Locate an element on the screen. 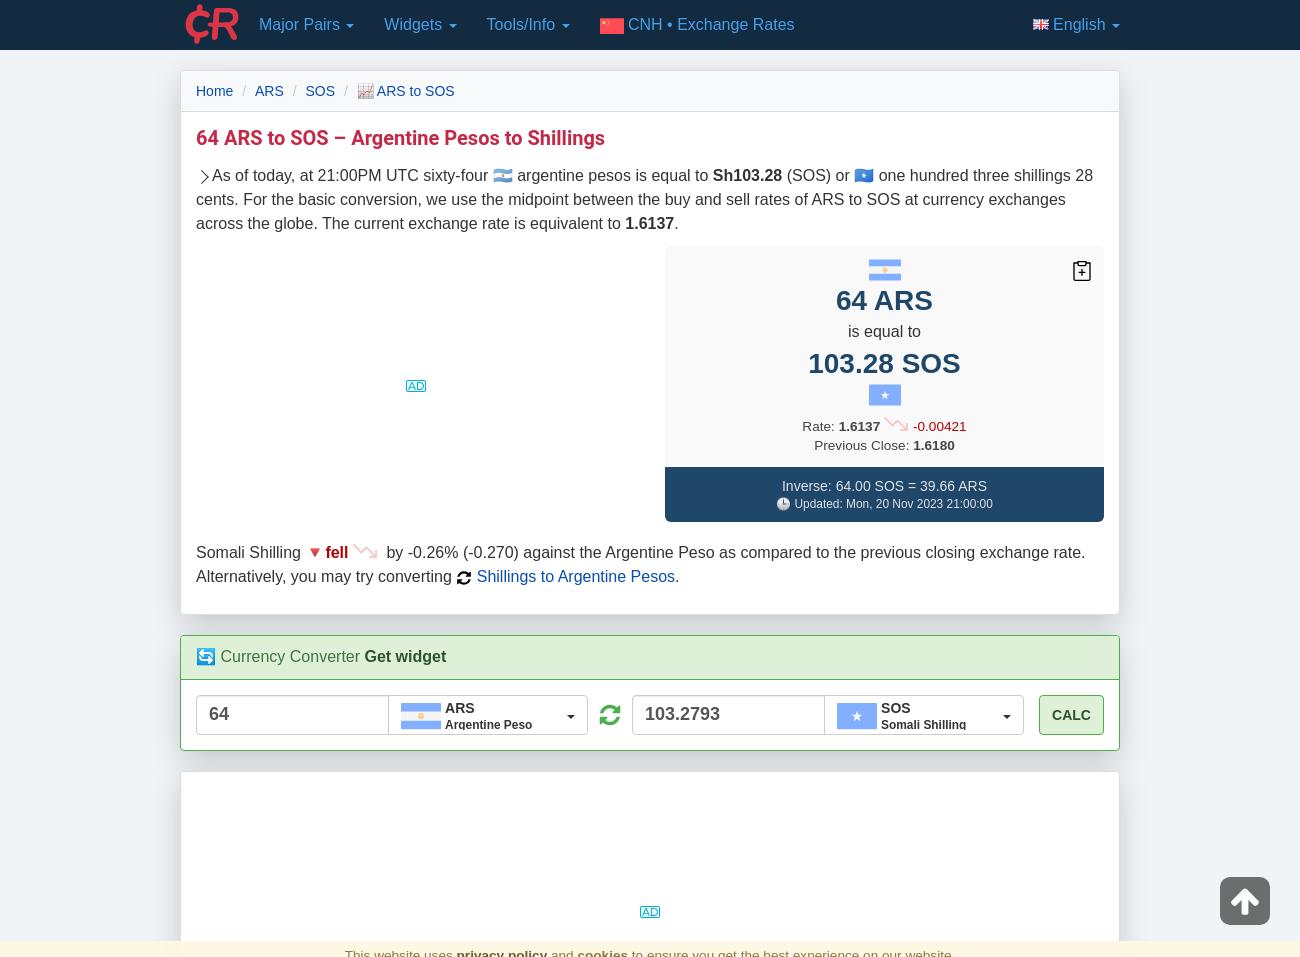  '64 ARS' is located at coordinates (883, 299).